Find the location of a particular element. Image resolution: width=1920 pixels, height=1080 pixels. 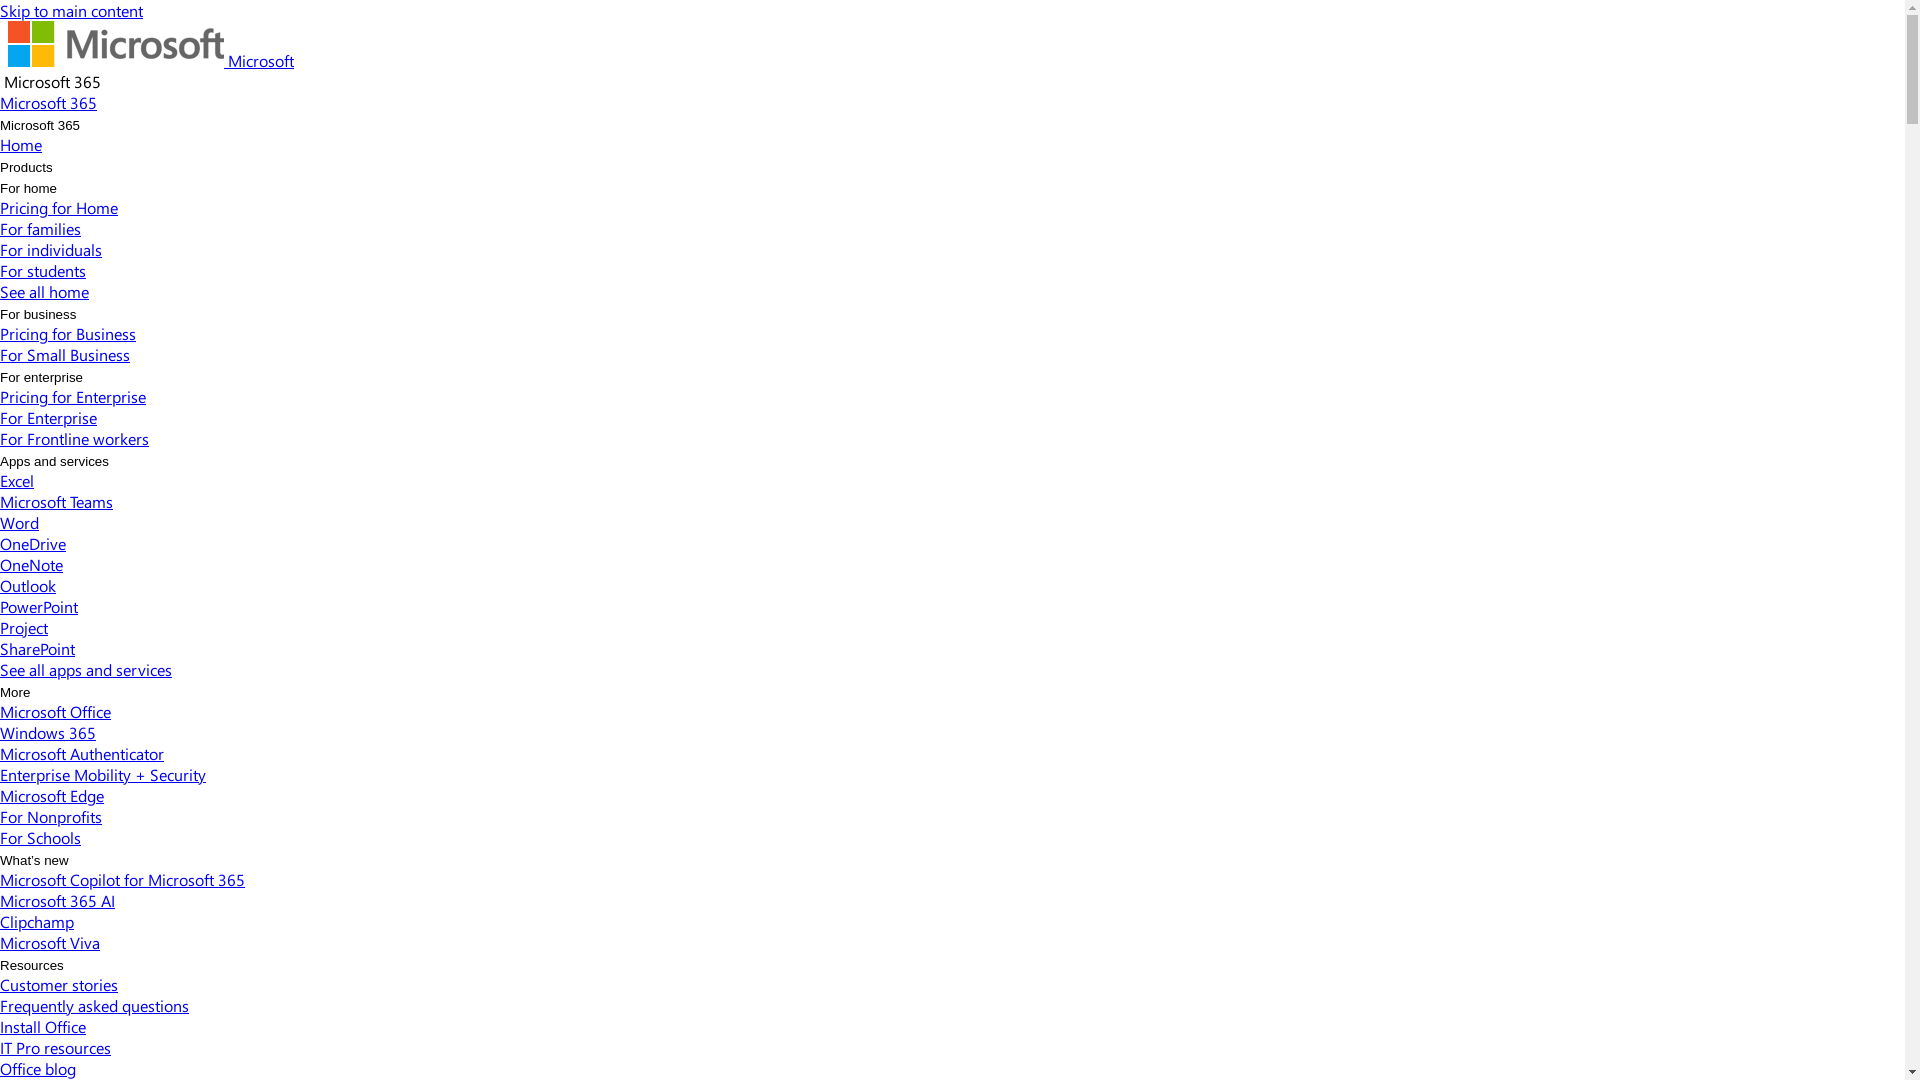

'Apps and services' is located at coordinates (54, 461).